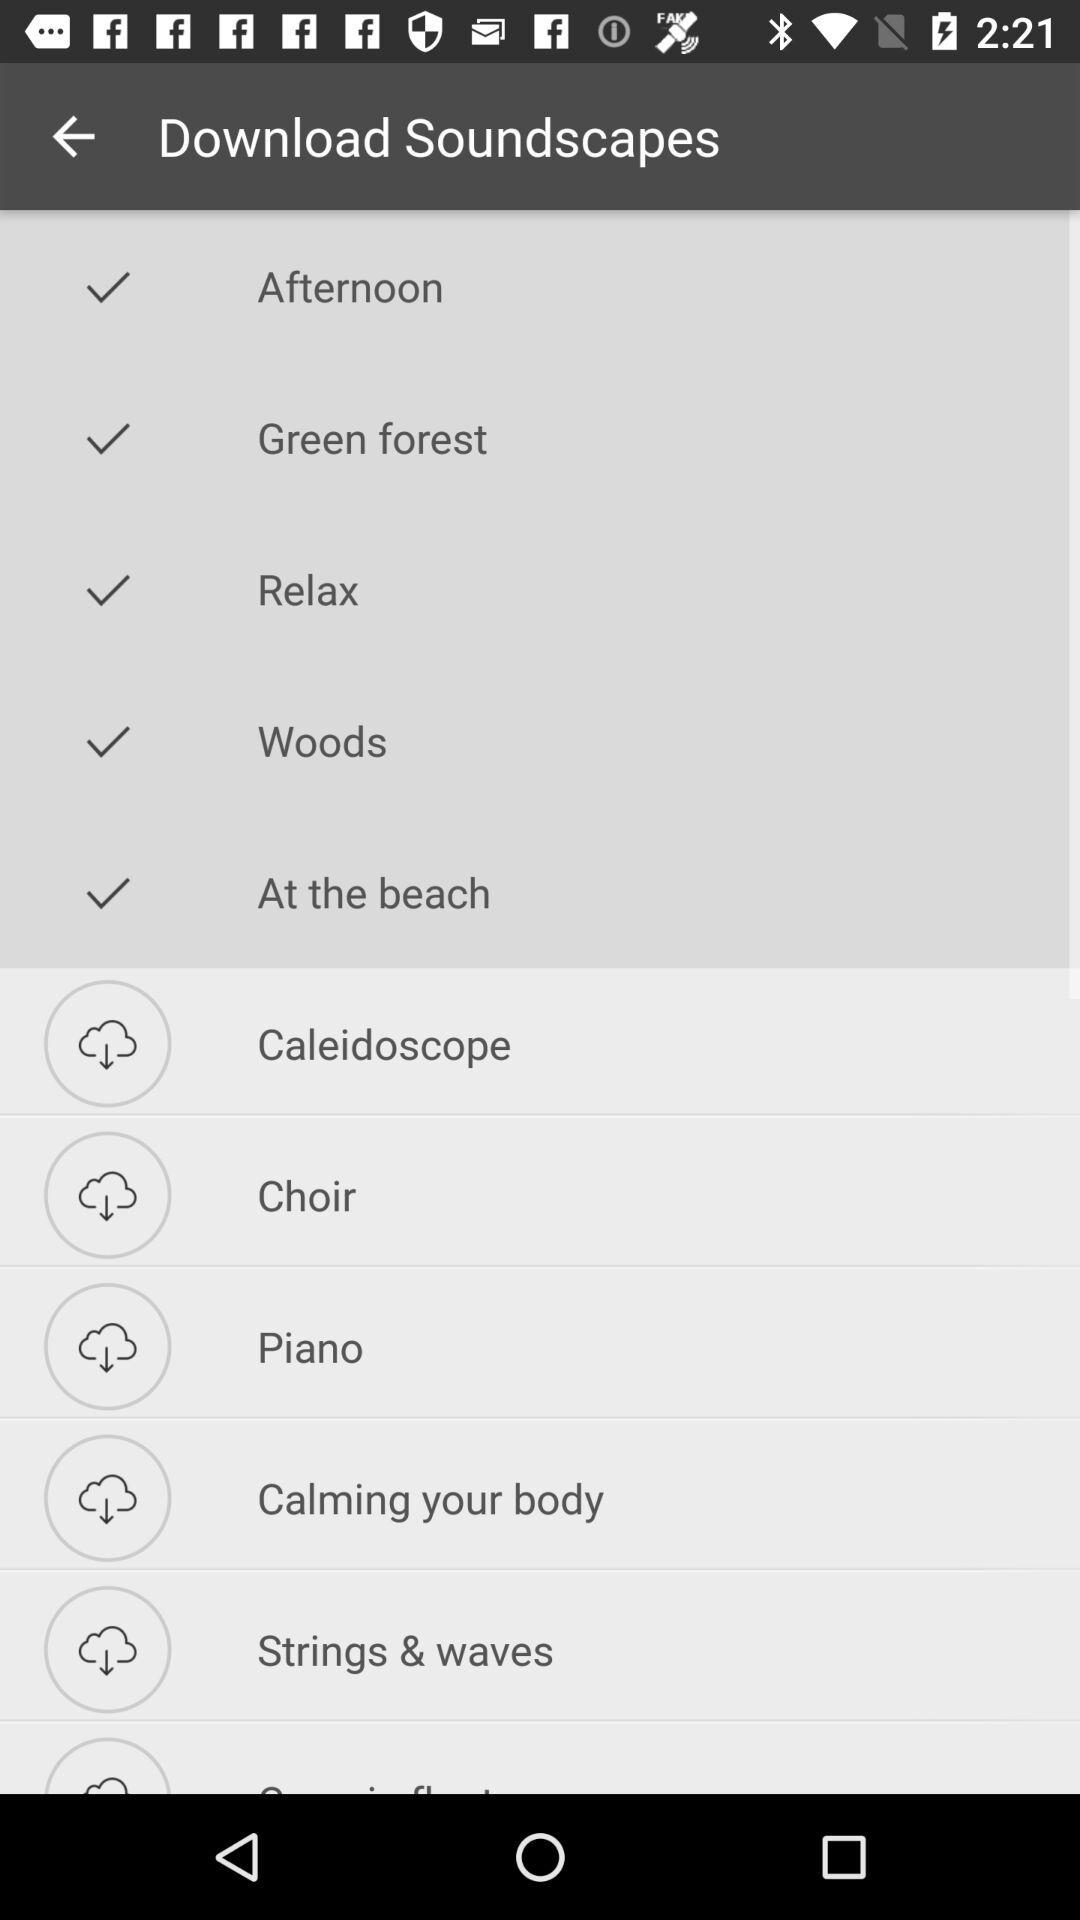 The width and height of the screenshot is (1080, 1920). Describe the element at coordinates (668, 285) in the screenshot. I see `icon above the green forest icon` at that location.